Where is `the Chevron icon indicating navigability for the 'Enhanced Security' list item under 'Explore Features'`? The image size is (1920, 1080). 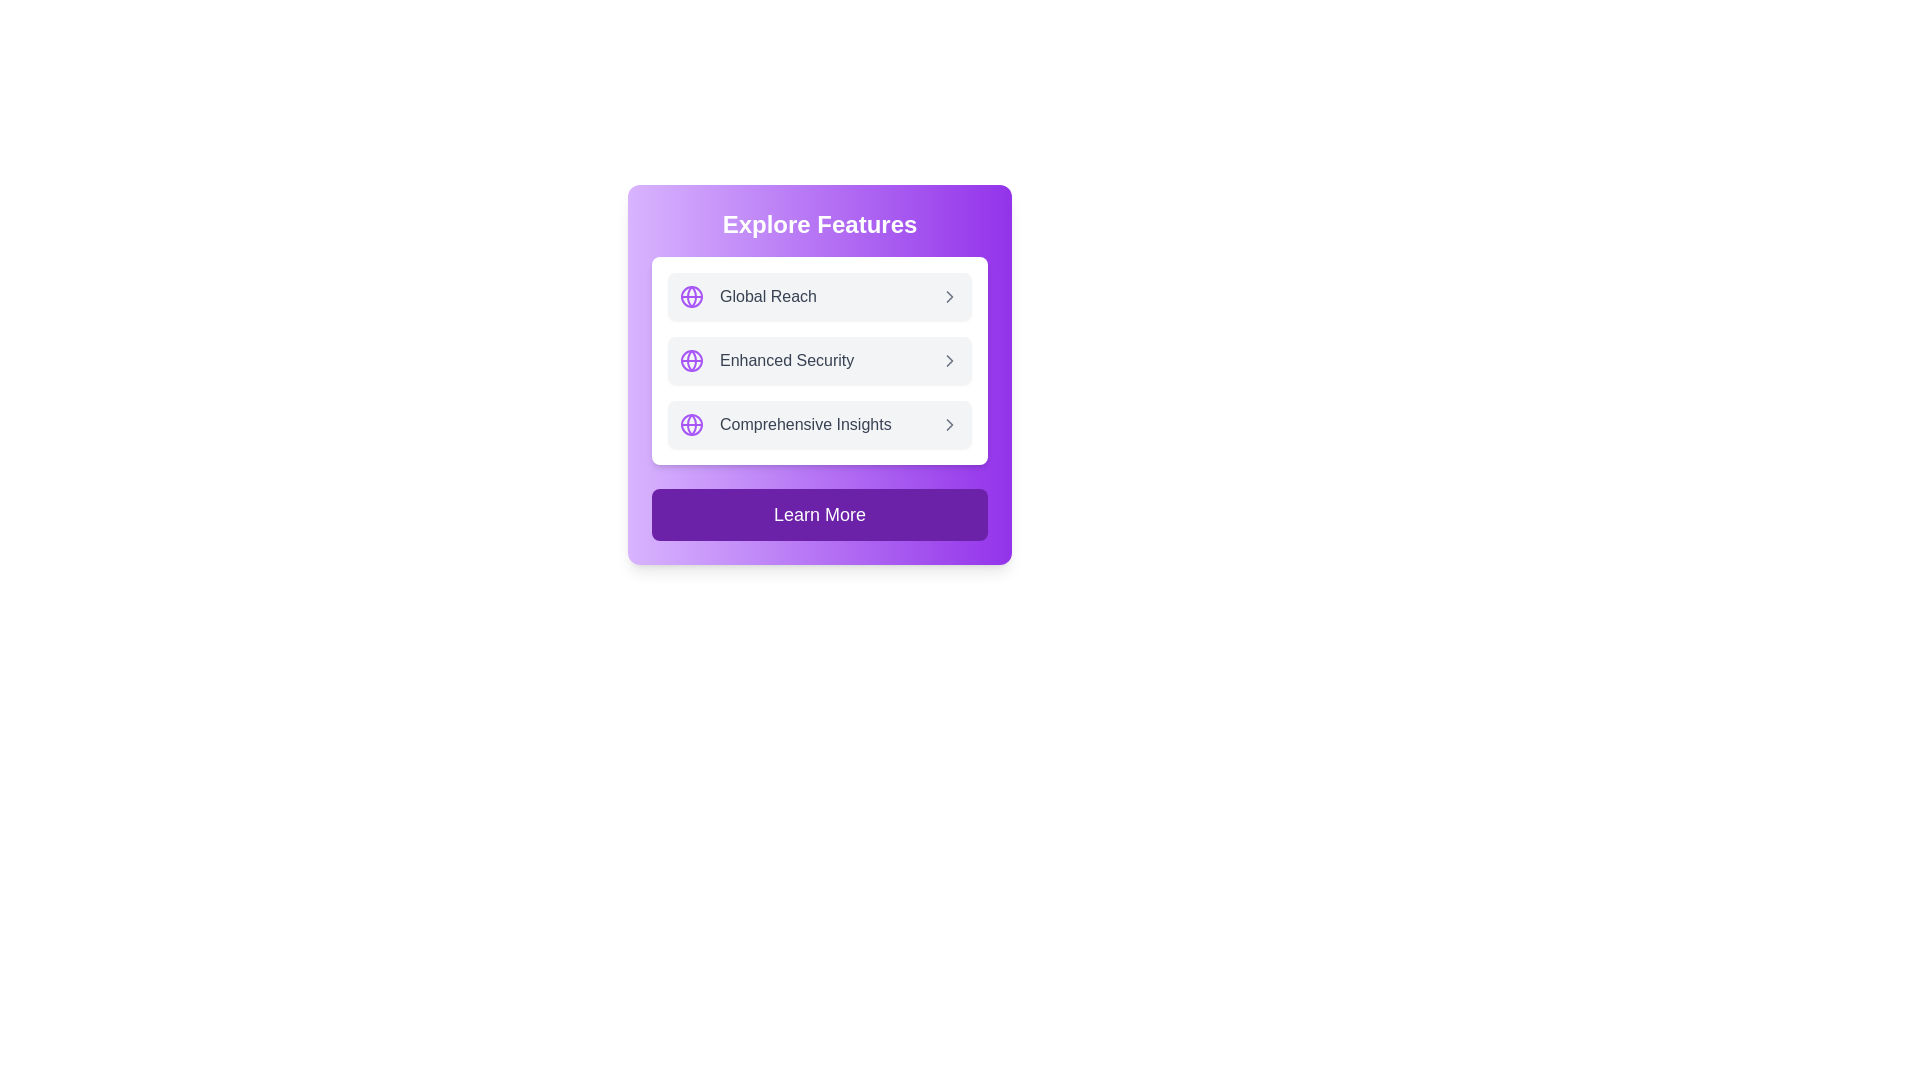
the Chevron icon indicating navigability for the 'Enhanced Security' list item under 'Explore Features' is located at coordinates (949, 361).